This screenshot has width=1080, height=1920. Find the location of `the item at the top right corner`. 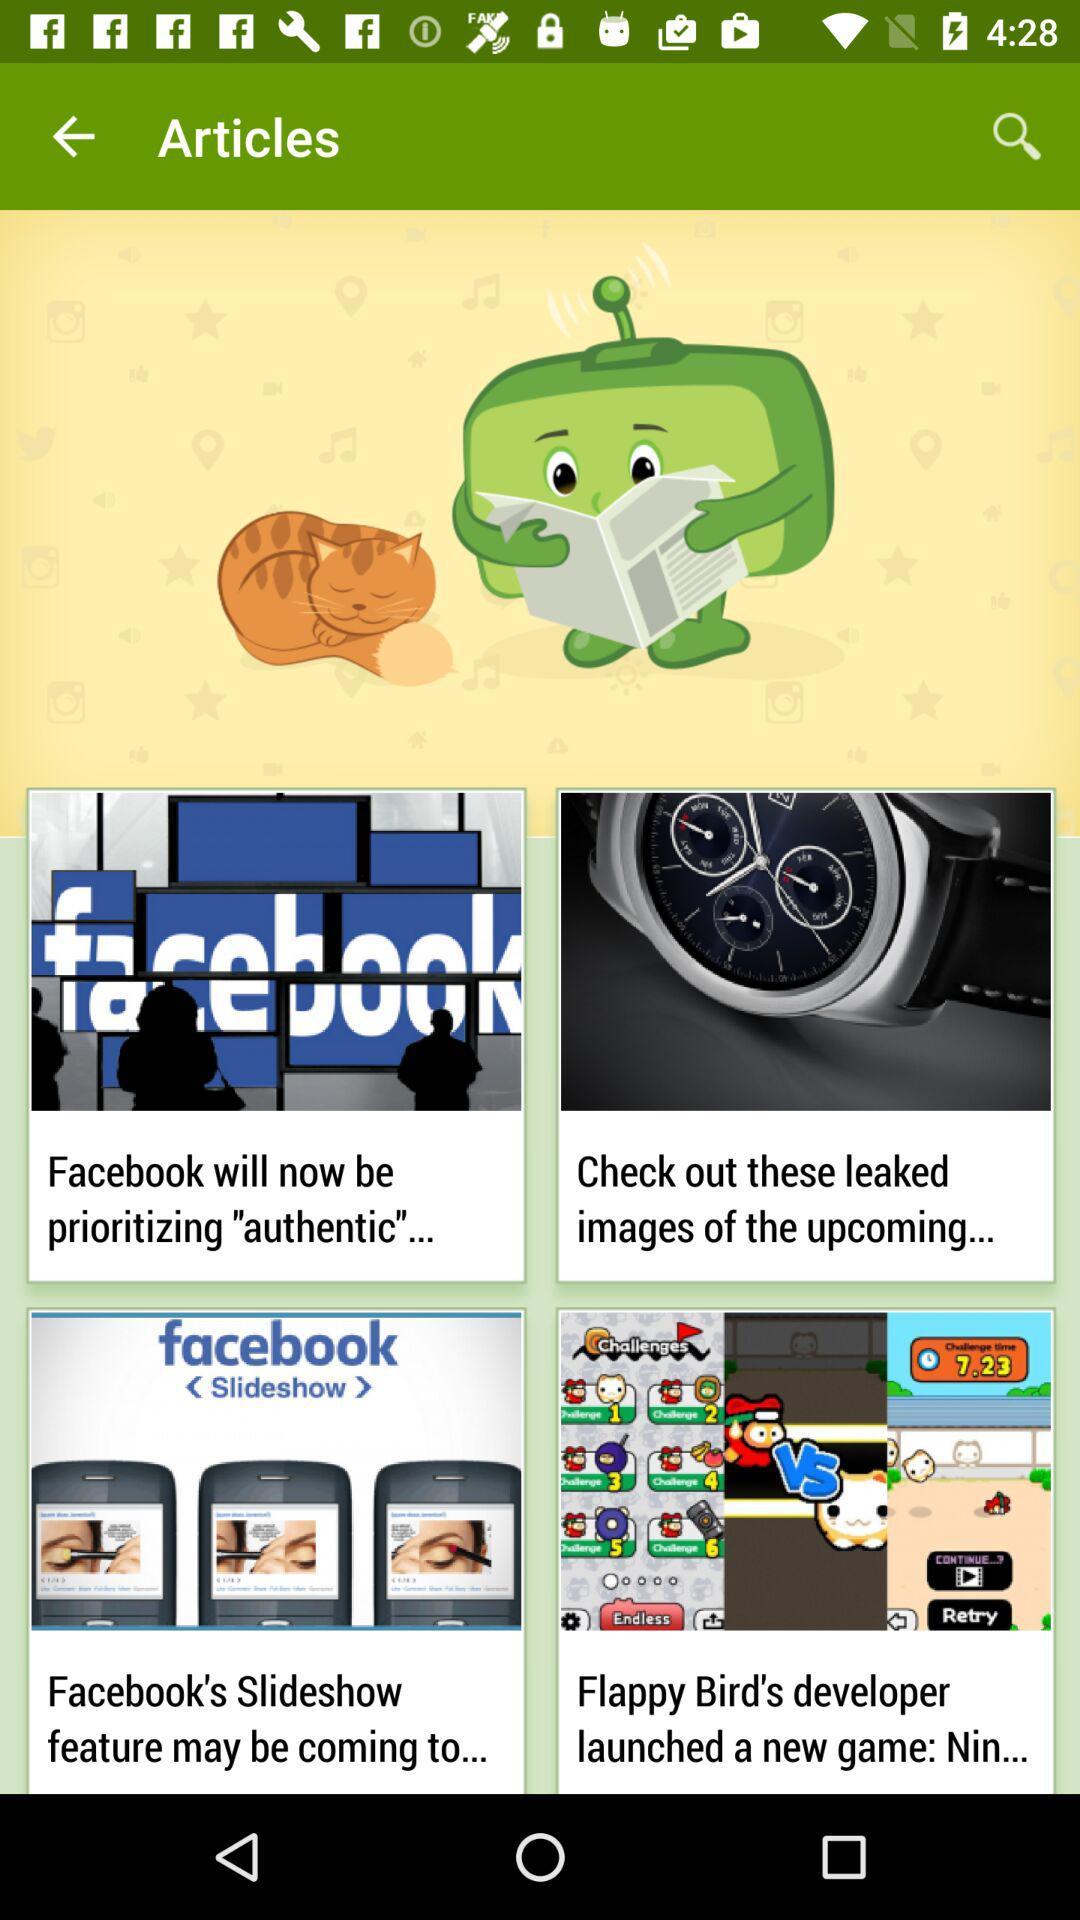

the item at the top right corner is located at coordinates (1017, 135).